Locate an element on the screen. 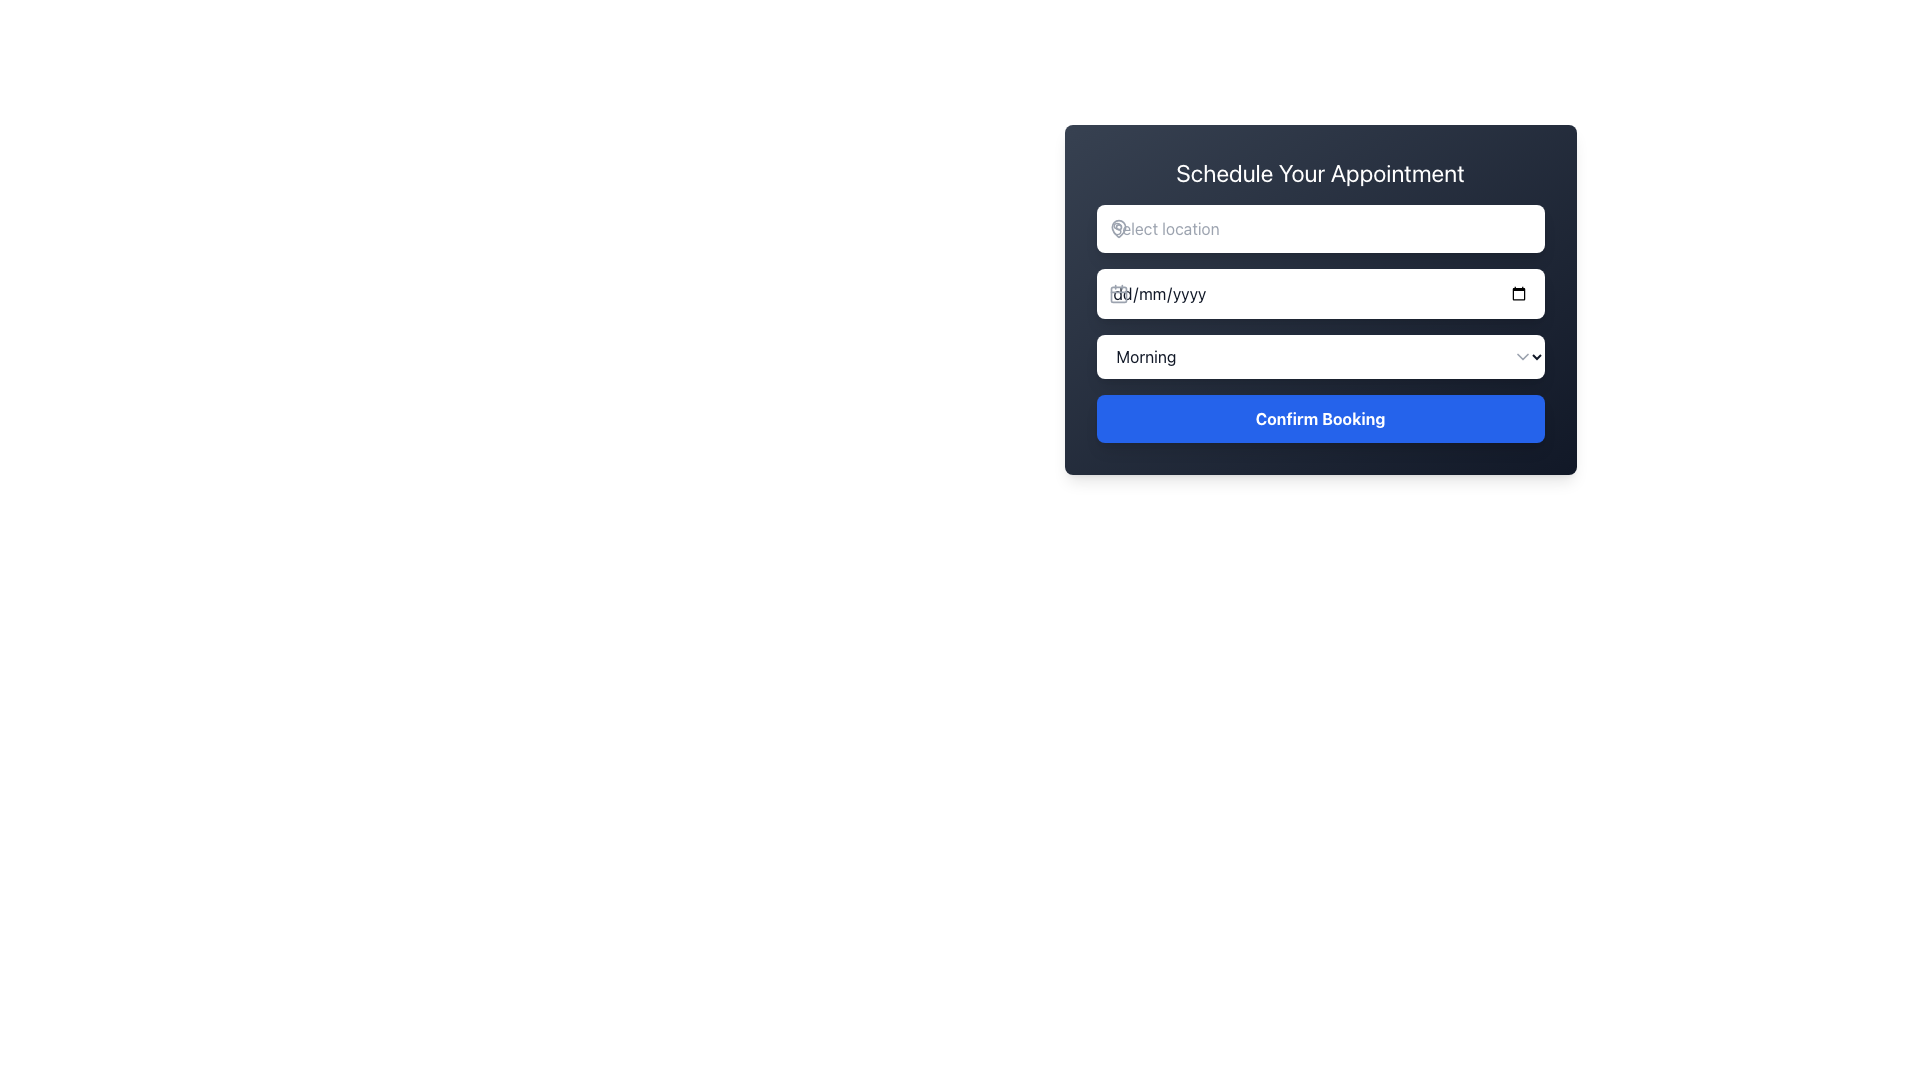 Image resolution: width=1920 pixels, height=1080 pixels. the text label that serves as a title for the scheduling appointment form, located at the top of the blue-themed modal is located at coordinates (1320, 172).